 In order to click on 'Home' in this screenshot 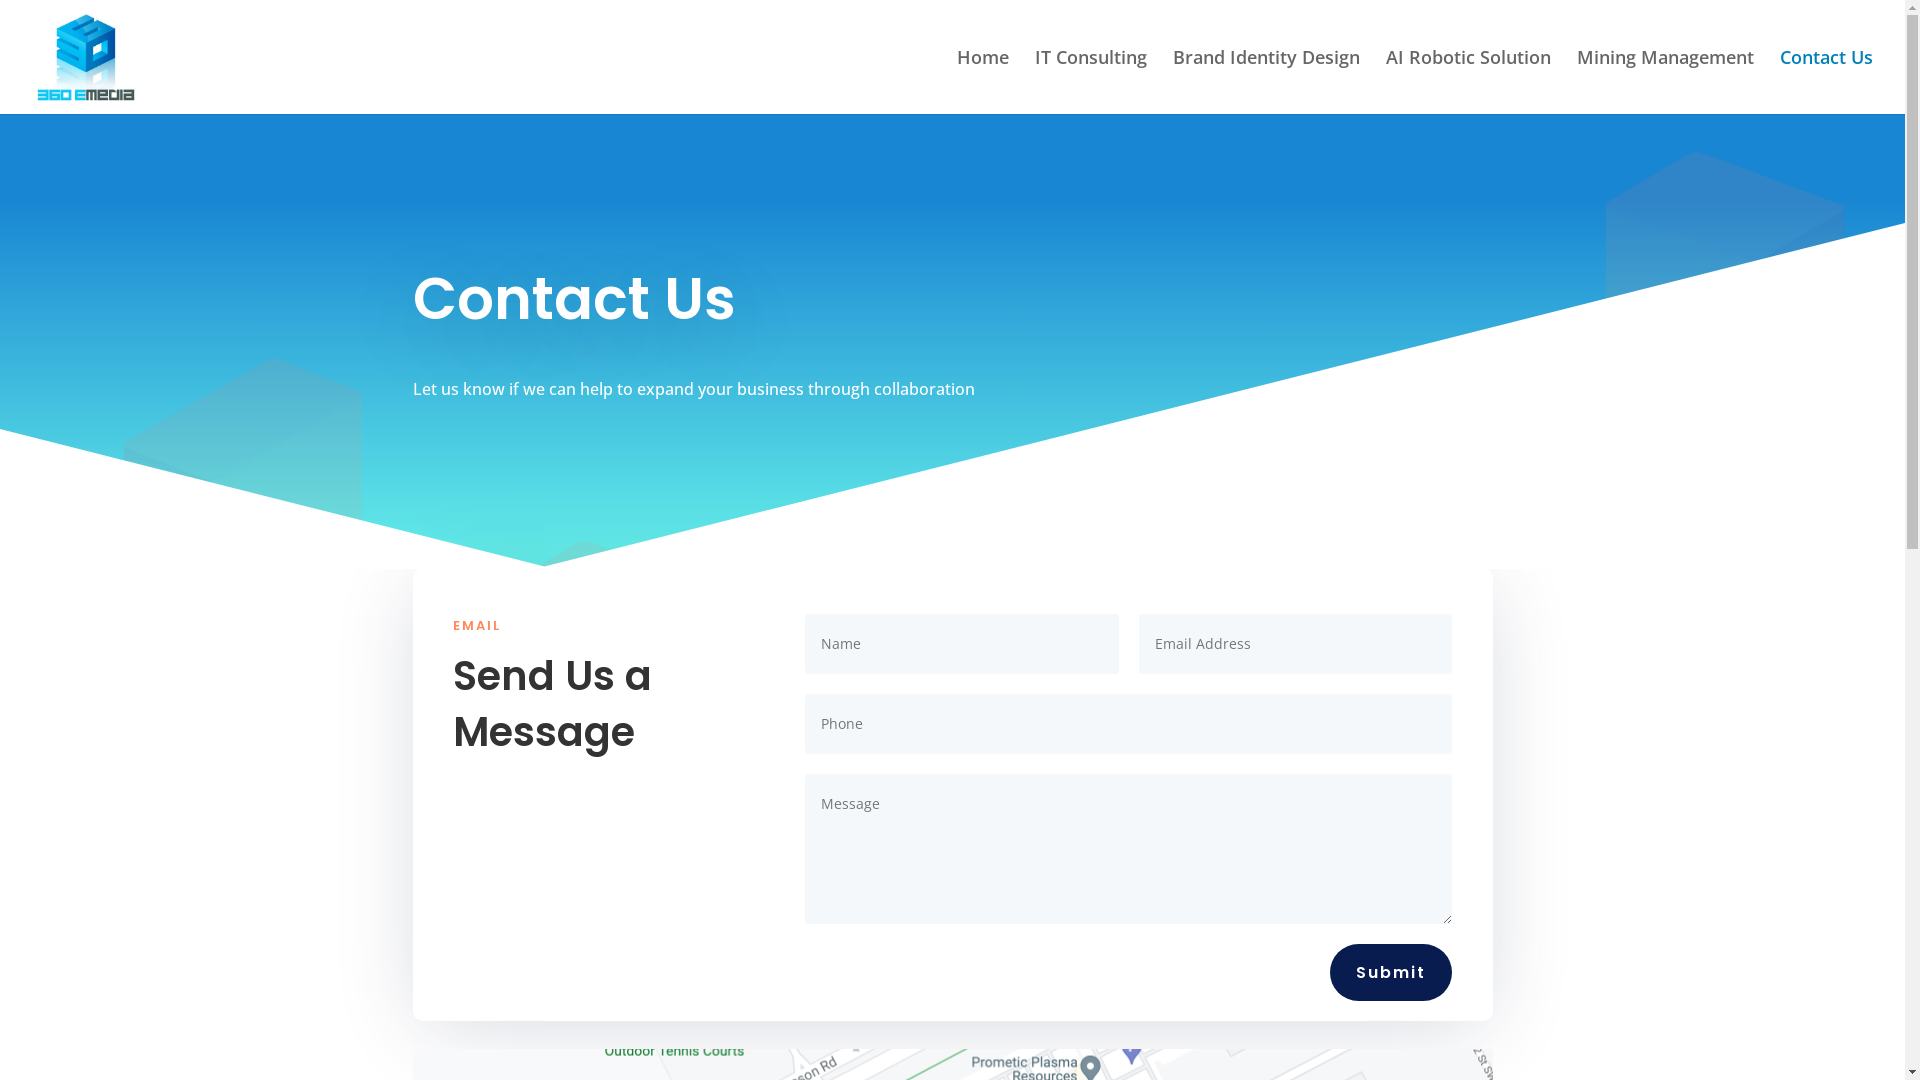, I will do `click(955, 80)`.